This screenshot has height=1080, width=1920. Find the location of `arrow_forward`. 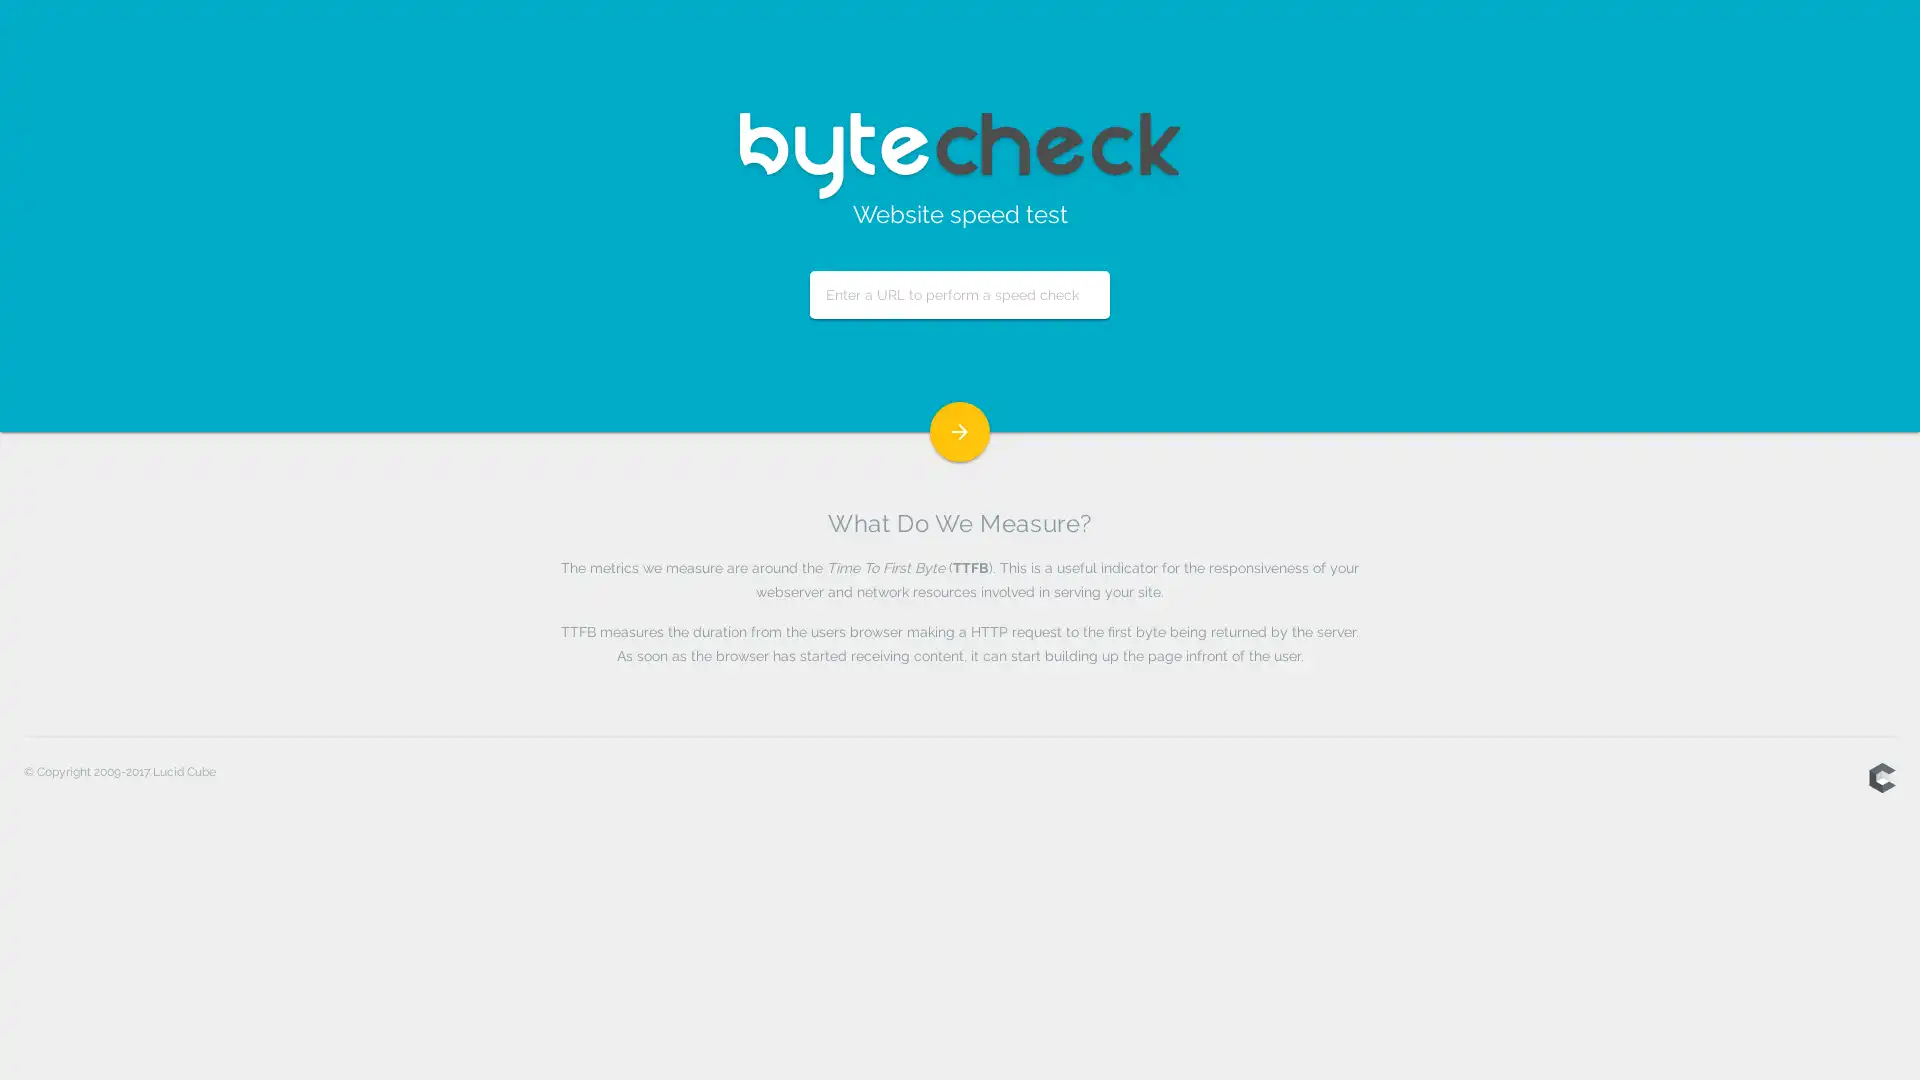

arrow_forward is located at coordinates (960, 431).